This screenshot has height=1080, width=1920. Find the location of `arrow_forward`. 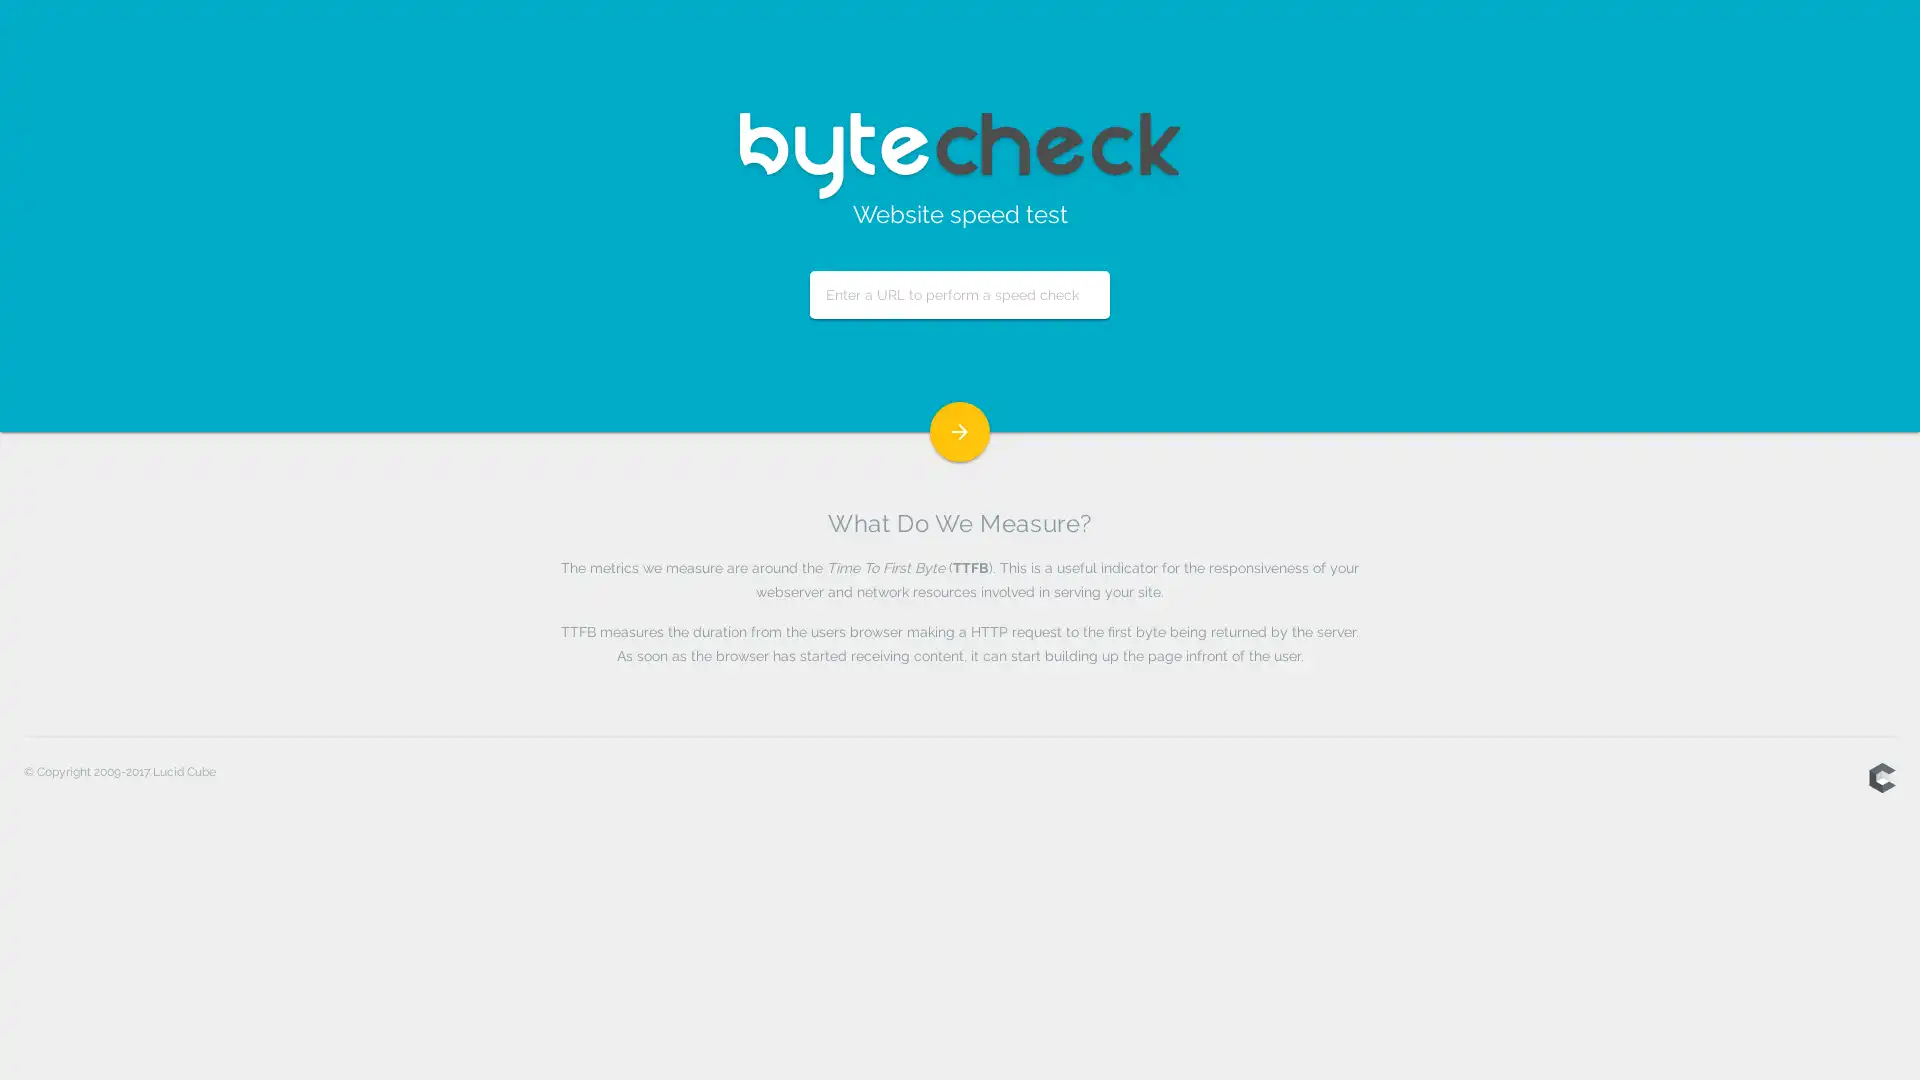

arrow_forward is located at coordinates (960, 431).